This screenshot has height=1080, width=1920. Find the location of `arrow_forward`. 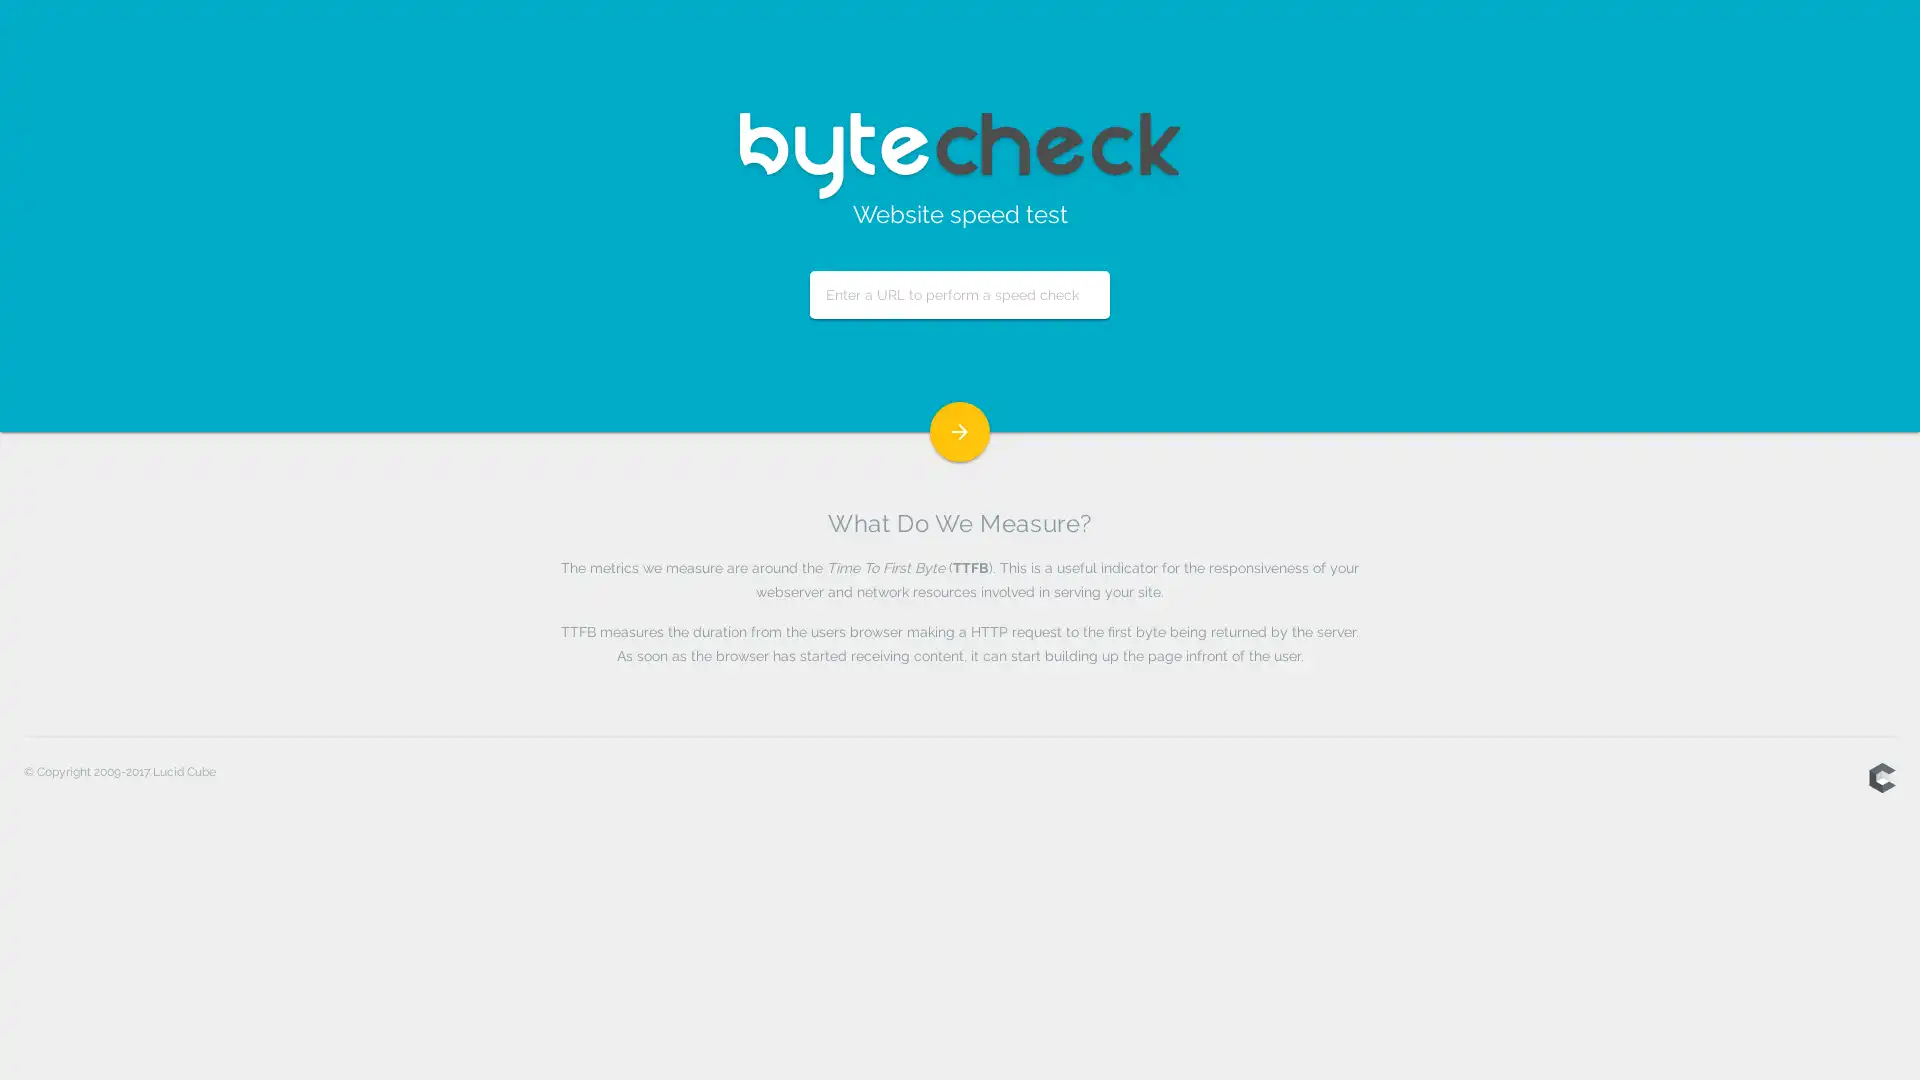

arrow_forward is located at coordinates (960, 431).